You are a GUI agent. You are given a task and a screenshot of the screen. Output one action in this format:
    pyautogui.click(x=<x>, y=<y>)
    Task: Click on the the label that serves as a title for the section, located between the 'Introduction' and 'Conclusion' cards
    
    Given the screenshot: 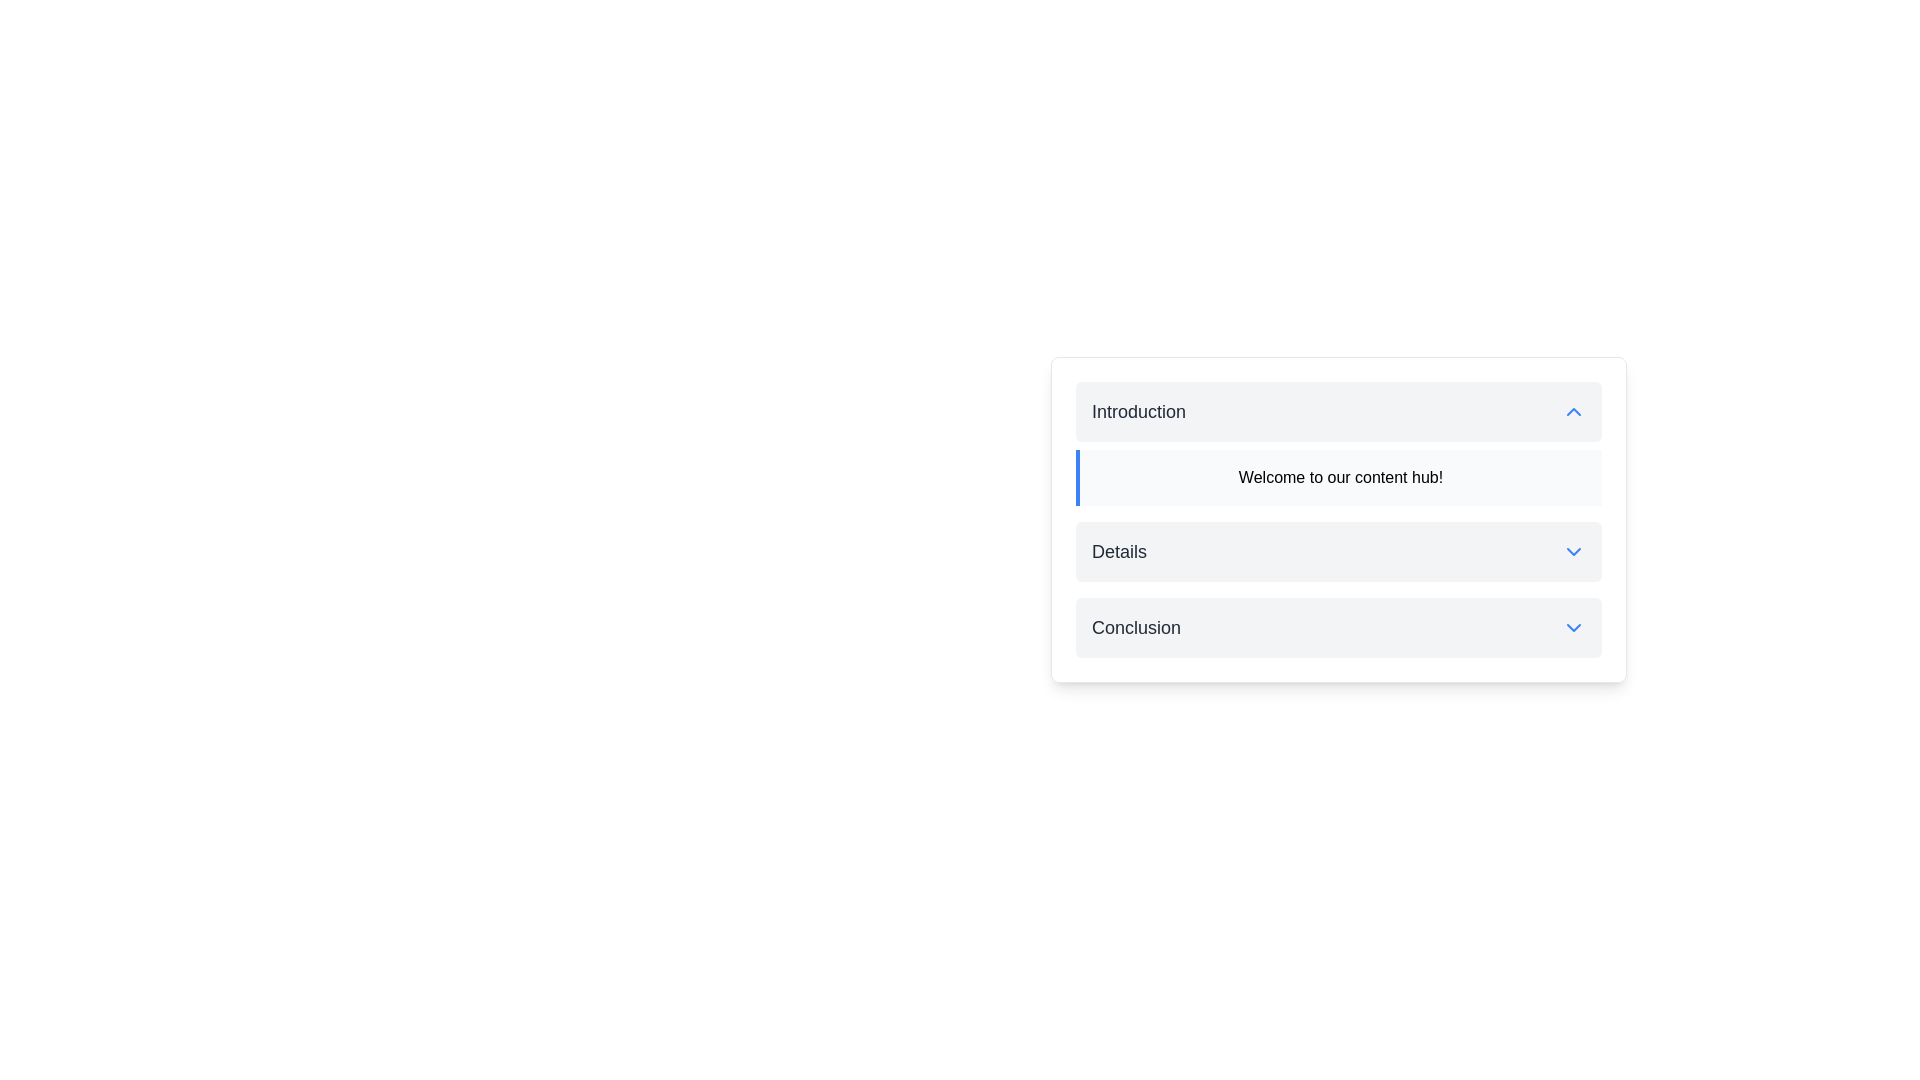 What is the action you would take?
    pyautogui.click(x=1118, y=551)
    